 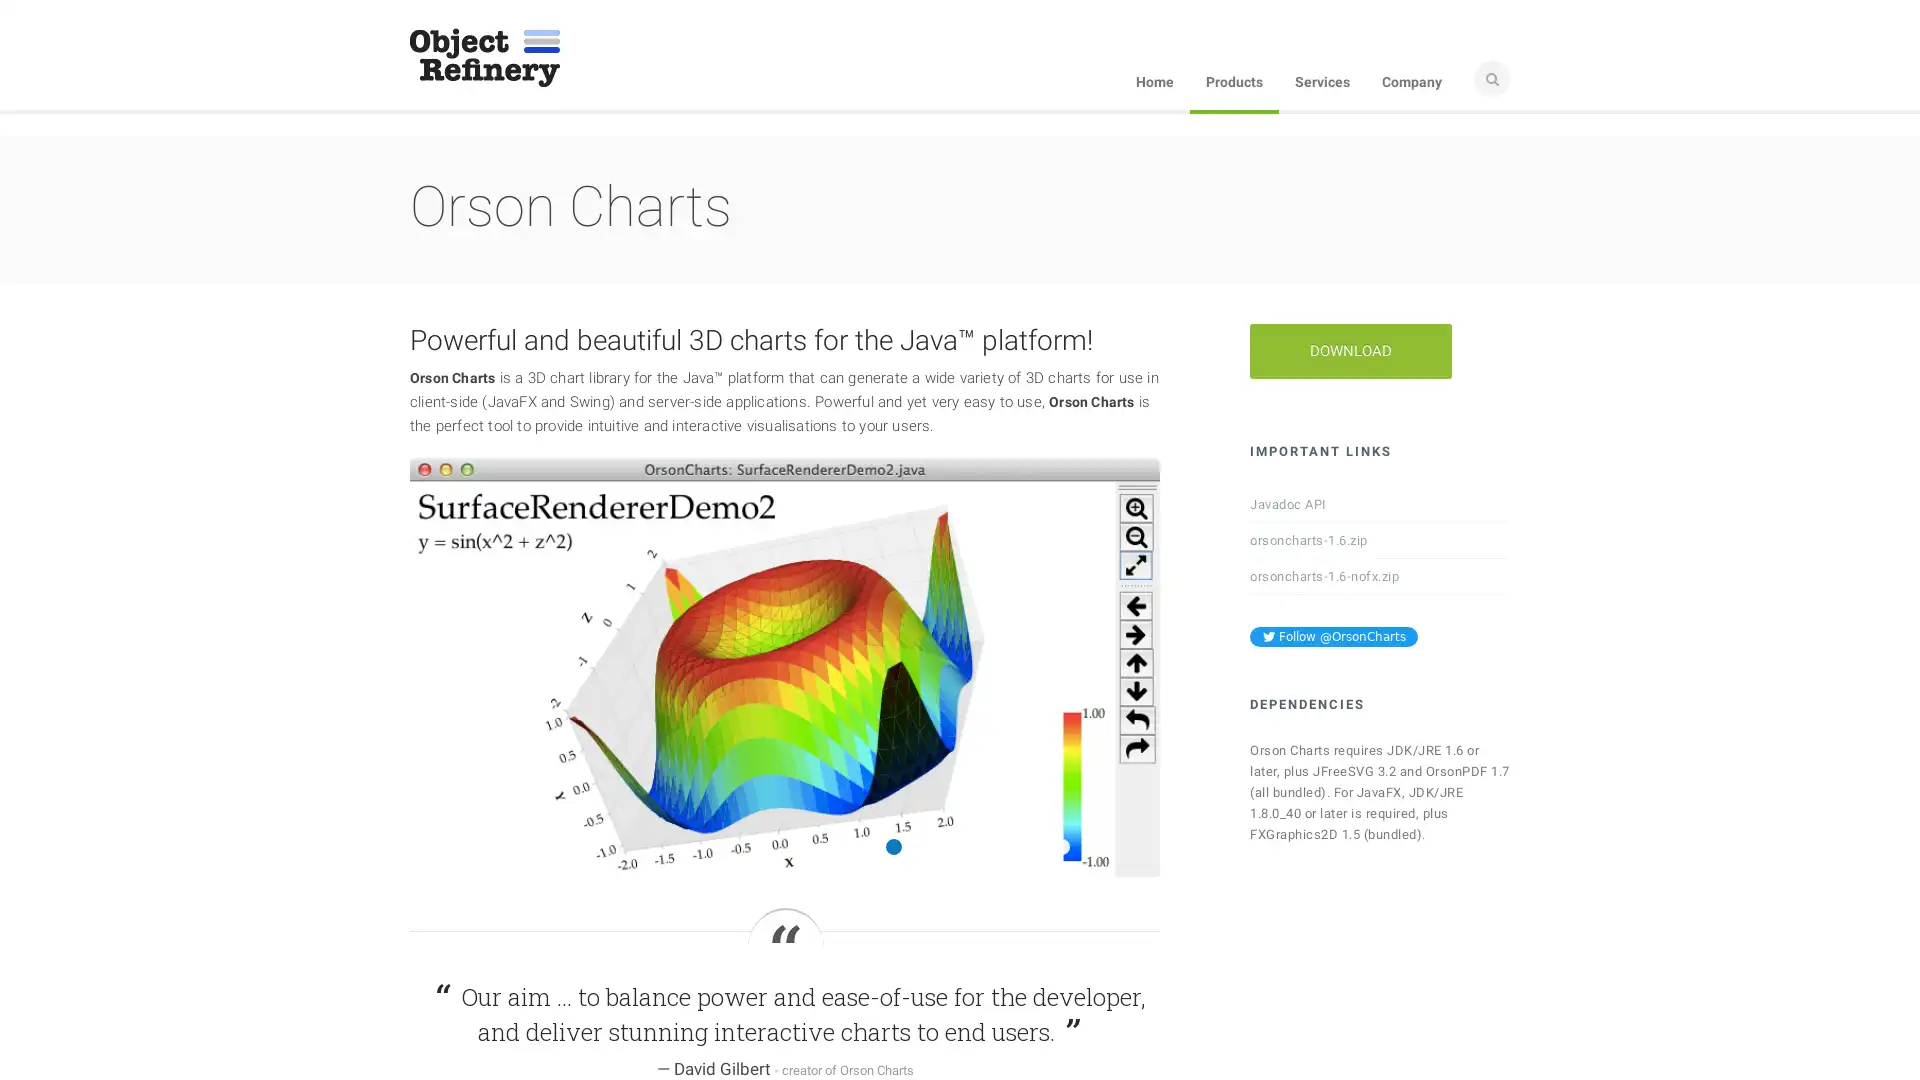 I want to click on DOWNLOAD, so click(x=1350, y=349).